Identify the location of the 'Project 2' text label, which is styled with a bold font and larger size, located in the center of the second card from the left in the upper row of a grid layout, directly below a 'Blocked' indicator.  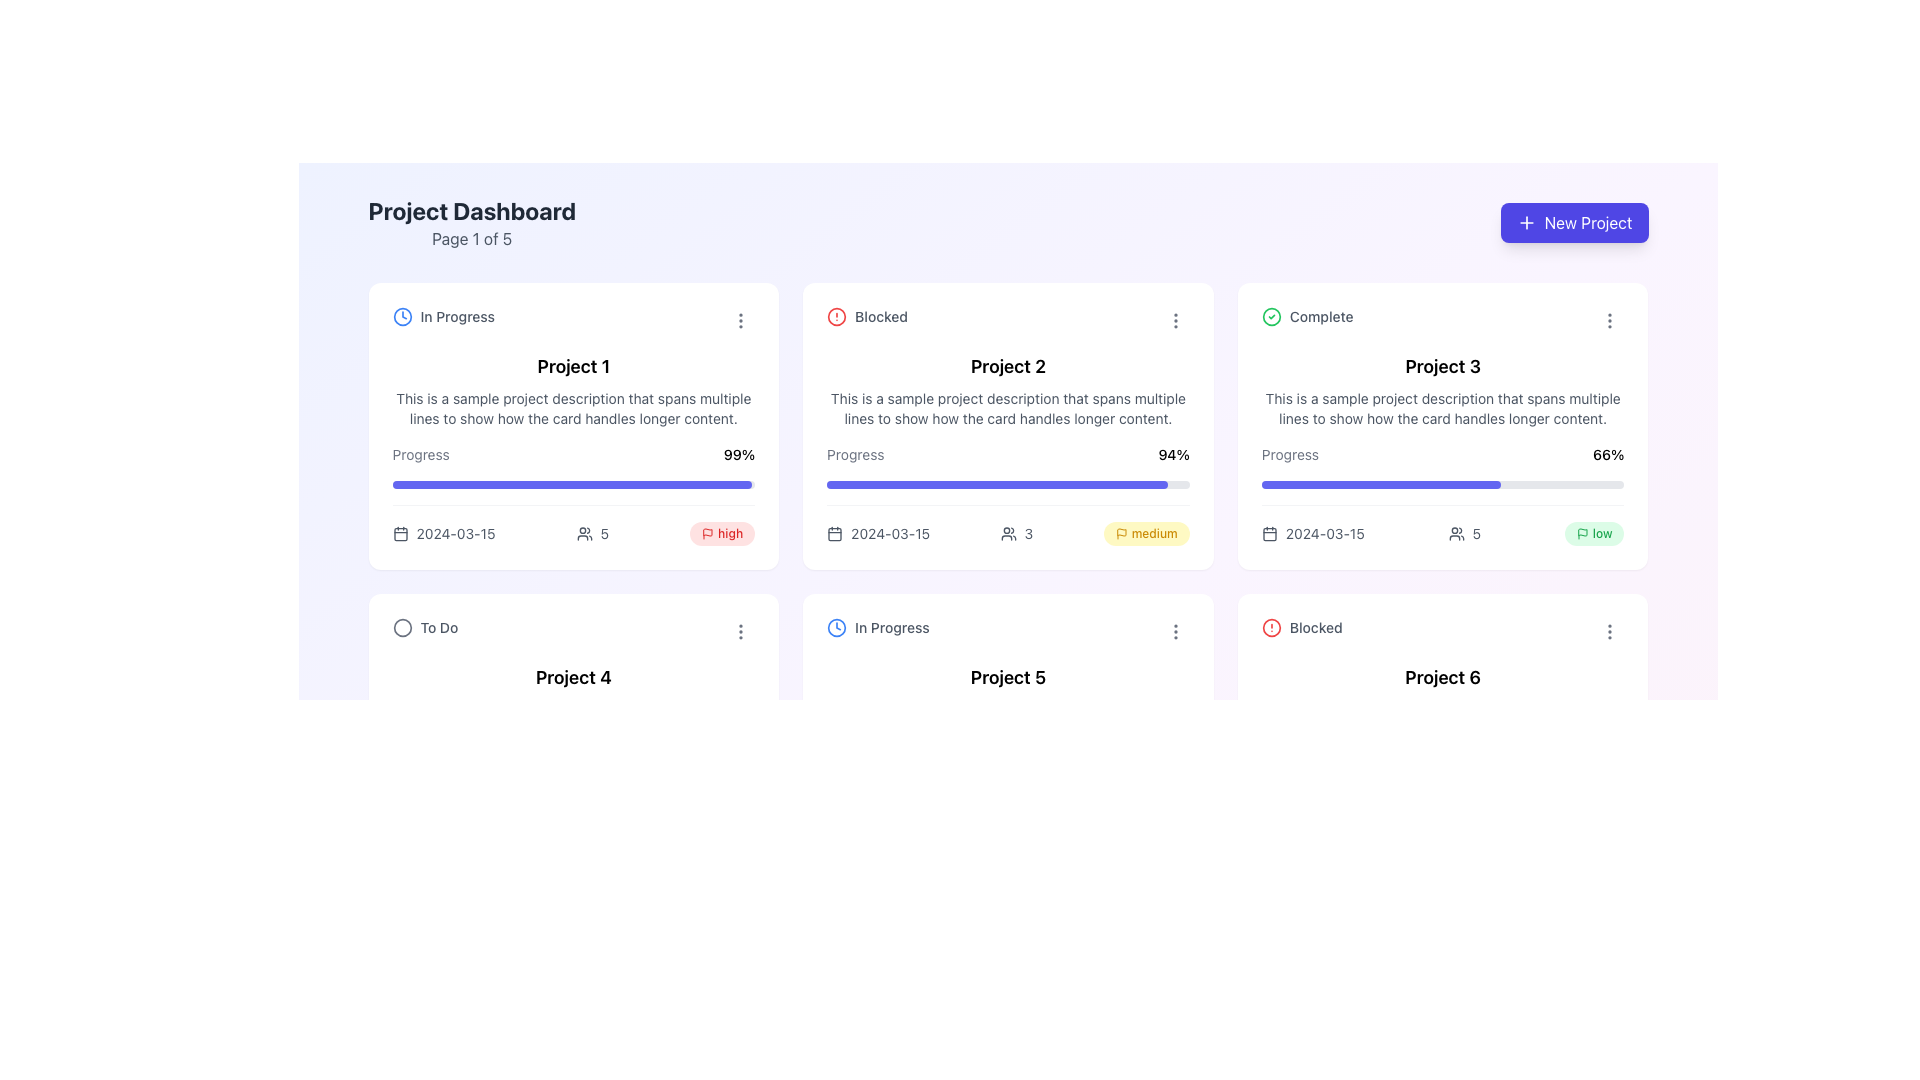
(1008, 366).